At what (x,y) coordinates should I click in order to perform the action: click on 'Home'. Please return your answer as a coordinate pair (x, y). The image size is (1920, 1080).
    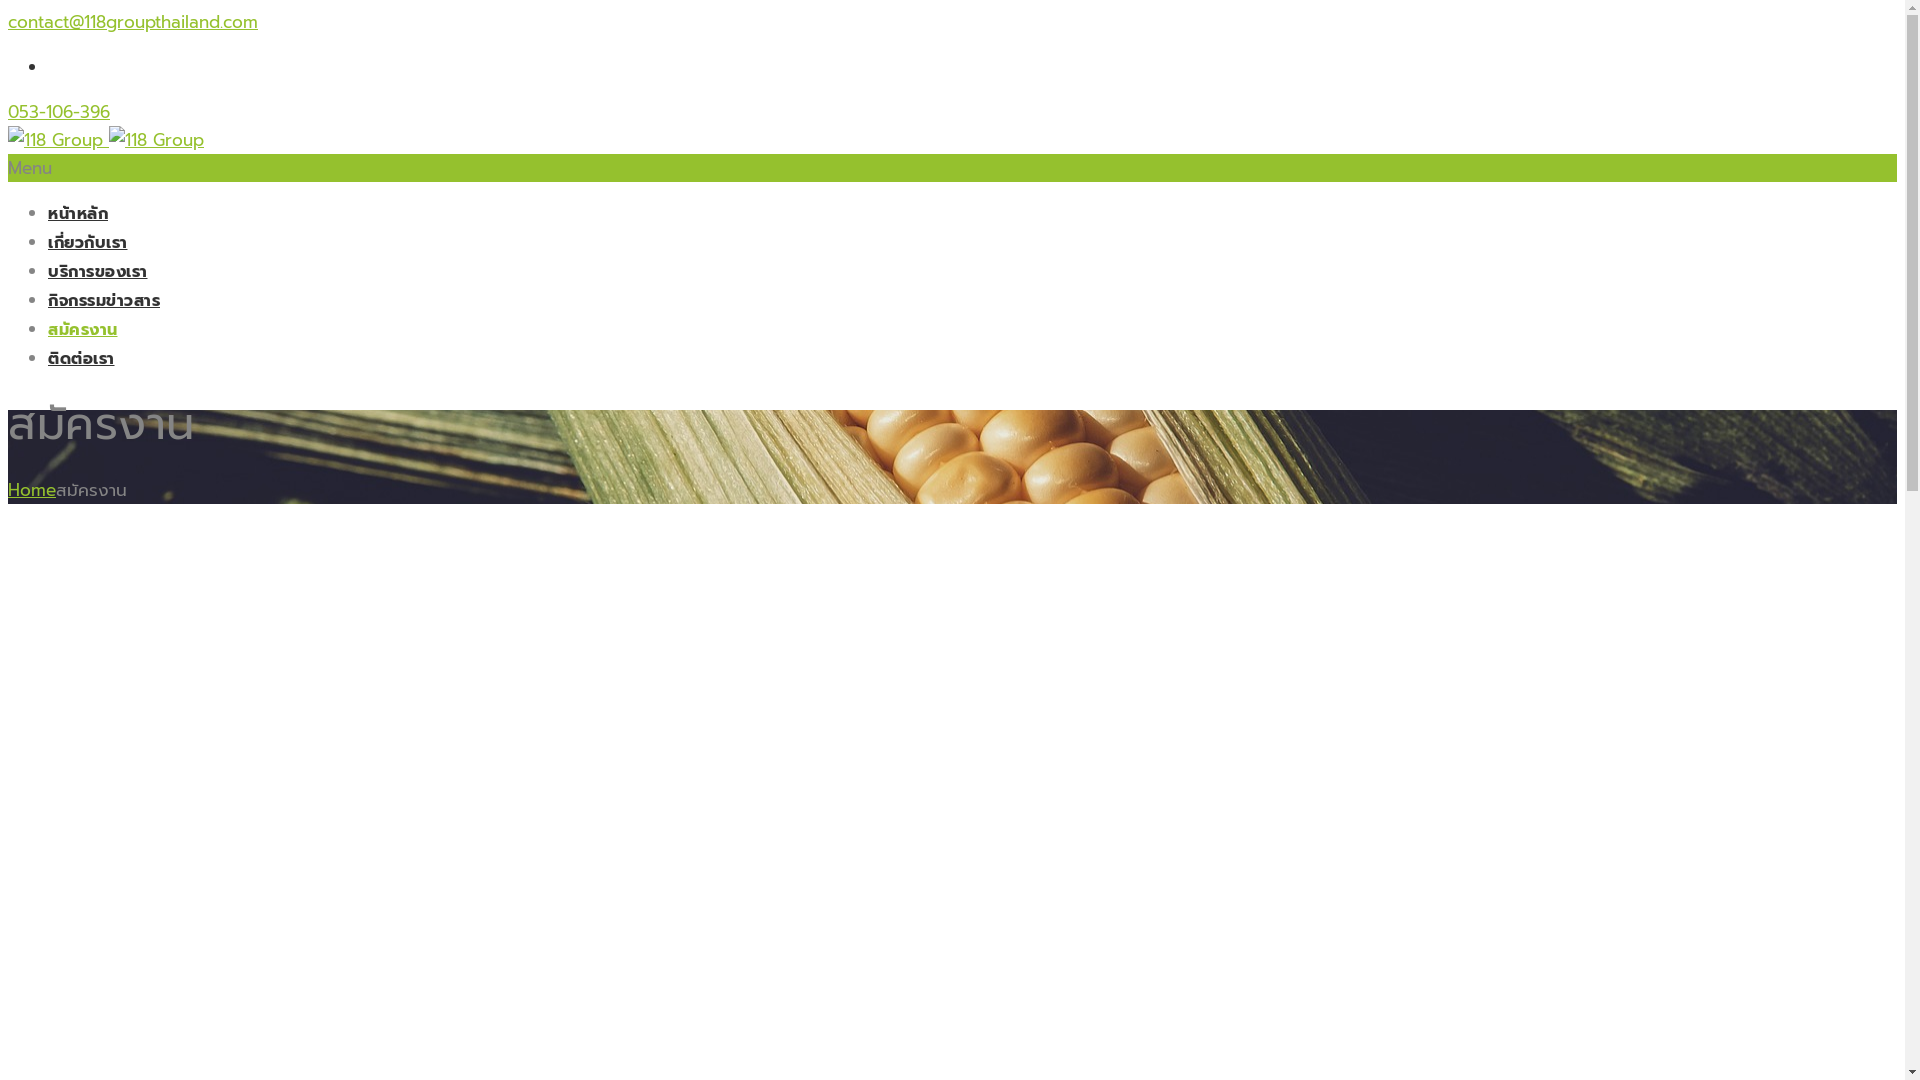
    Looking at the image, I should click on (8, 489).